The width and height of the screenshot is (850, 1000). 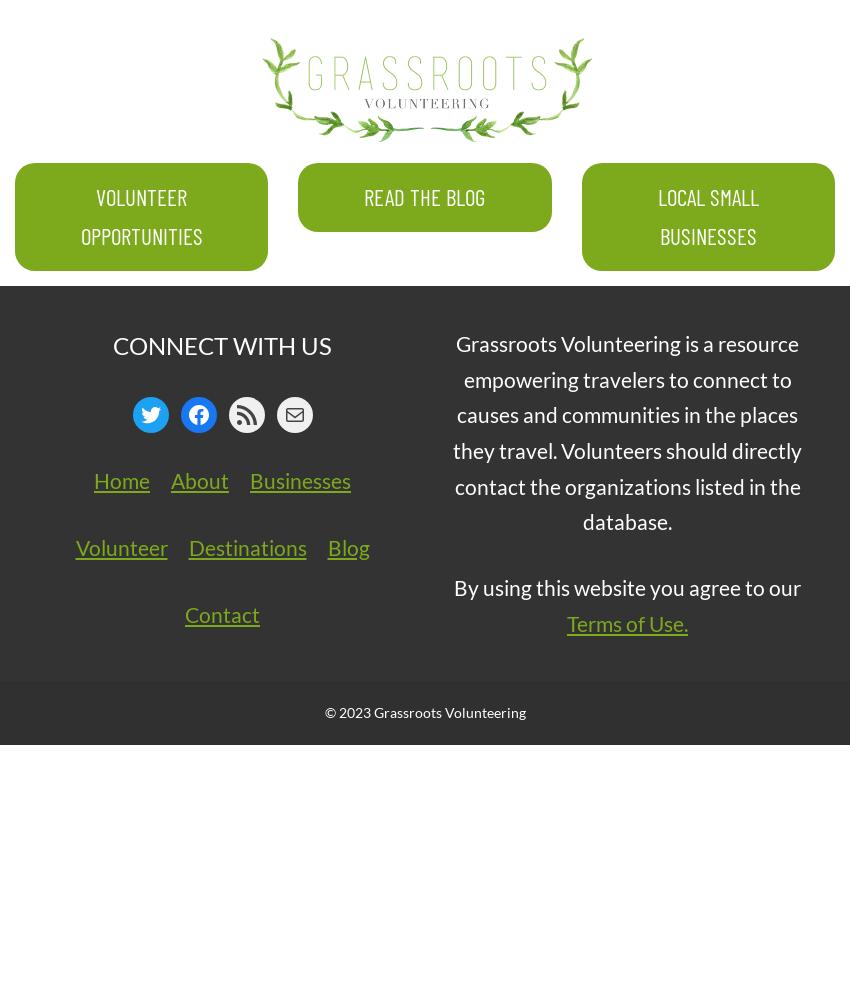 I want to click on 'Connect with Us', so click(x=222, y=343).